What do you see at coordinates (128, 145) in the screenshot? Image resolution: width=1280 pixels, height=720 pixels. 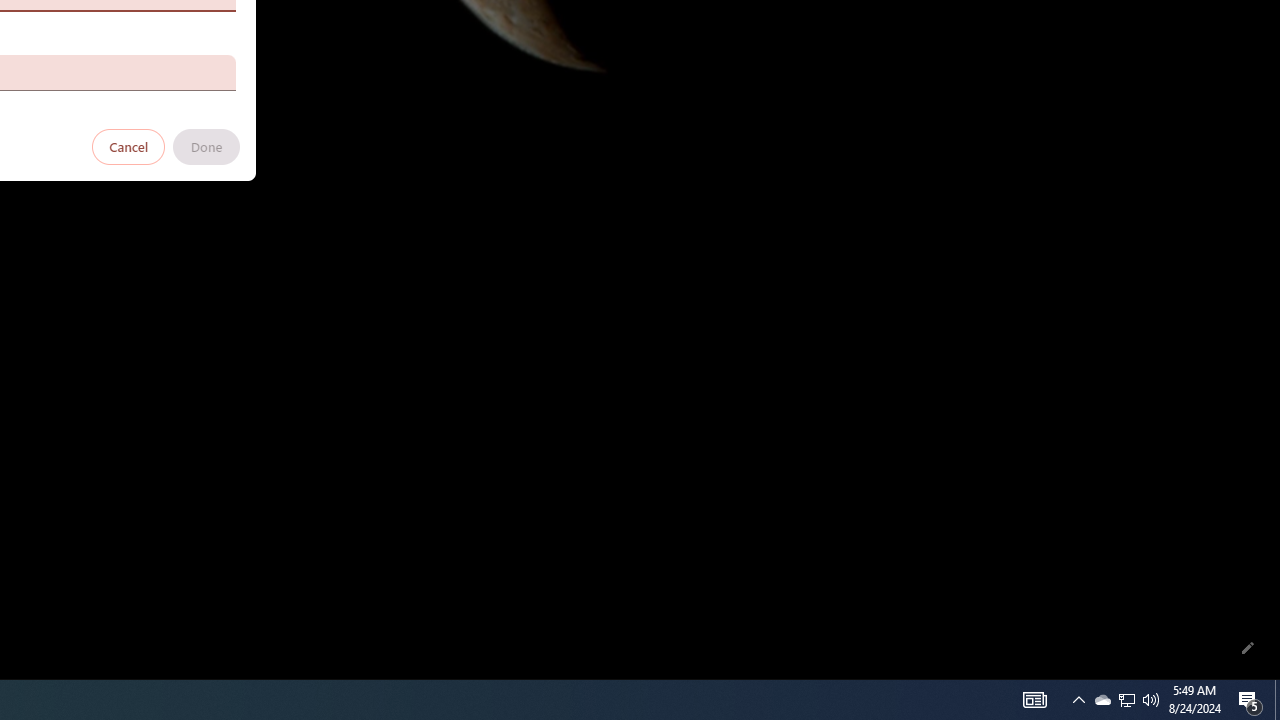 I see `'Cancel'` at bounding box center [128, 145].